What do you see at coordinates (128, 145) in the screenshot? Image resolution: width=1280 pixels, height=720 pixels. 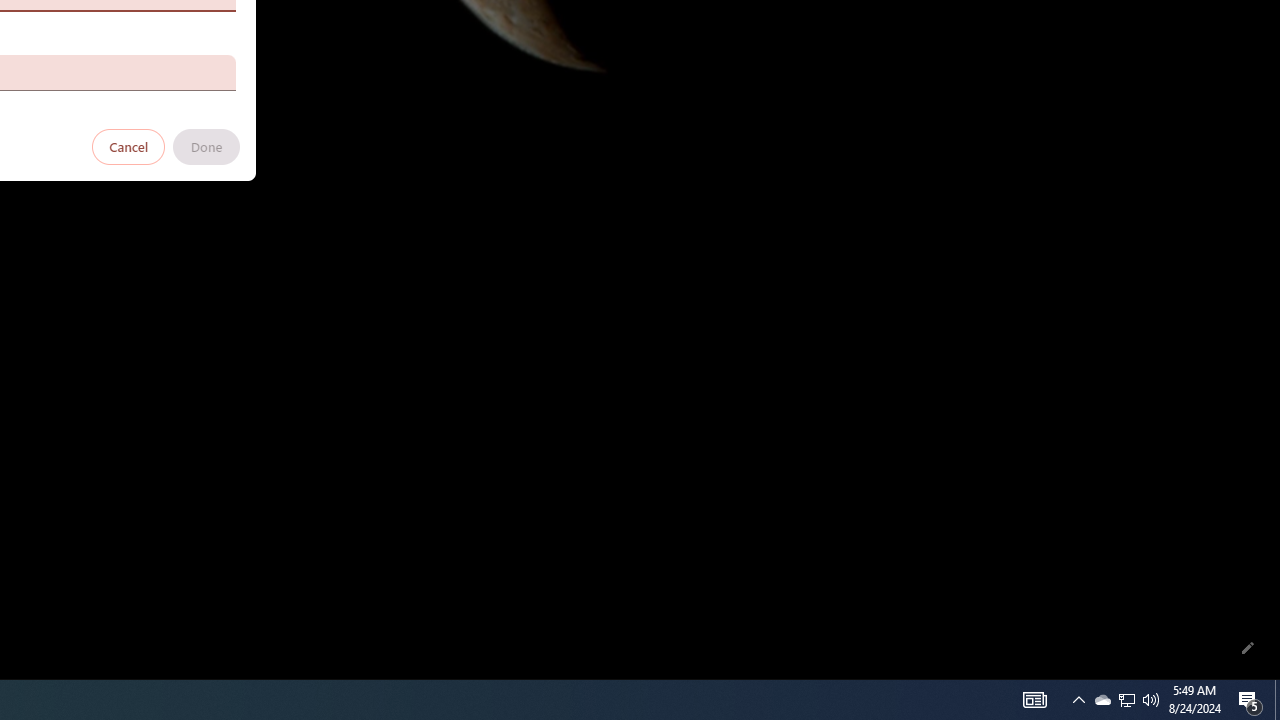 I see `'Cancel'` at bounding box center [128, 145].